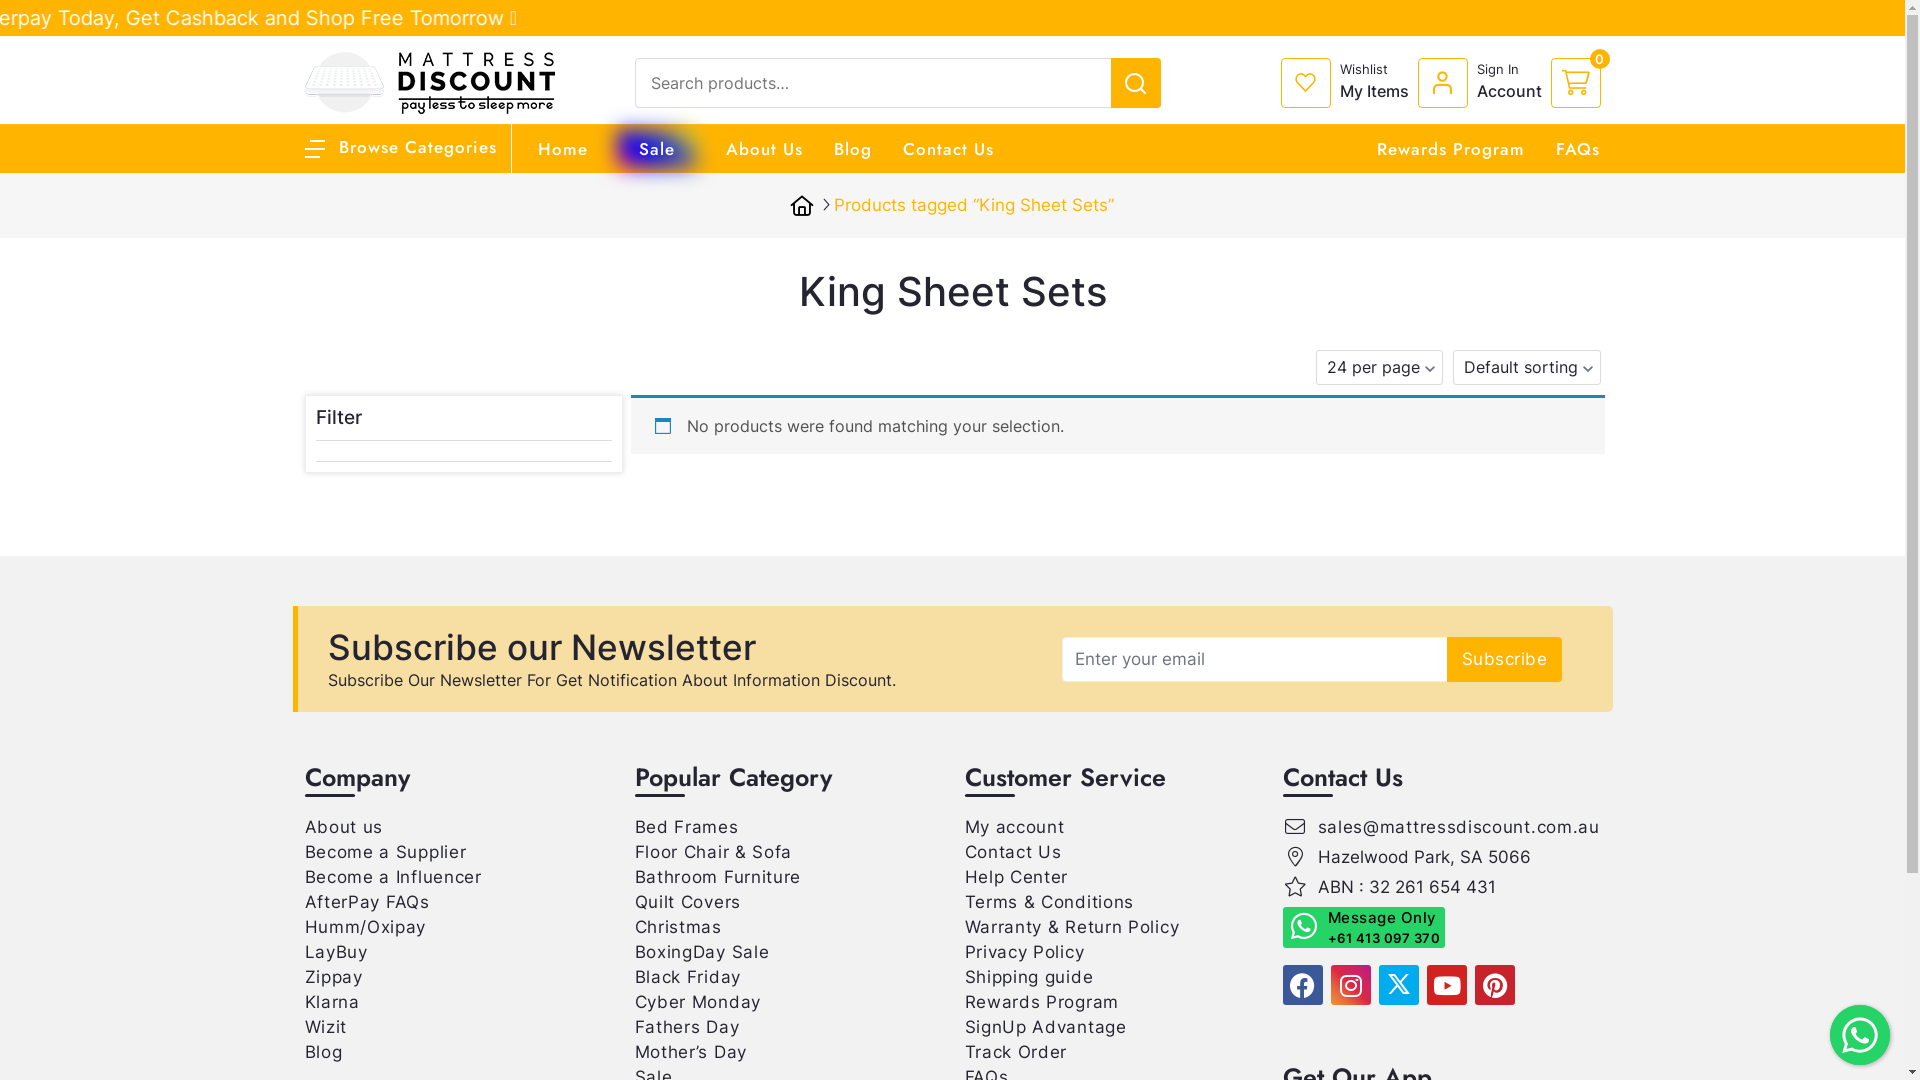 This screenshot has height=1080, width=1920. Describe the element at coordinates (384, 852) in the screenshot. I see `'Become a Supplier'` at that location.